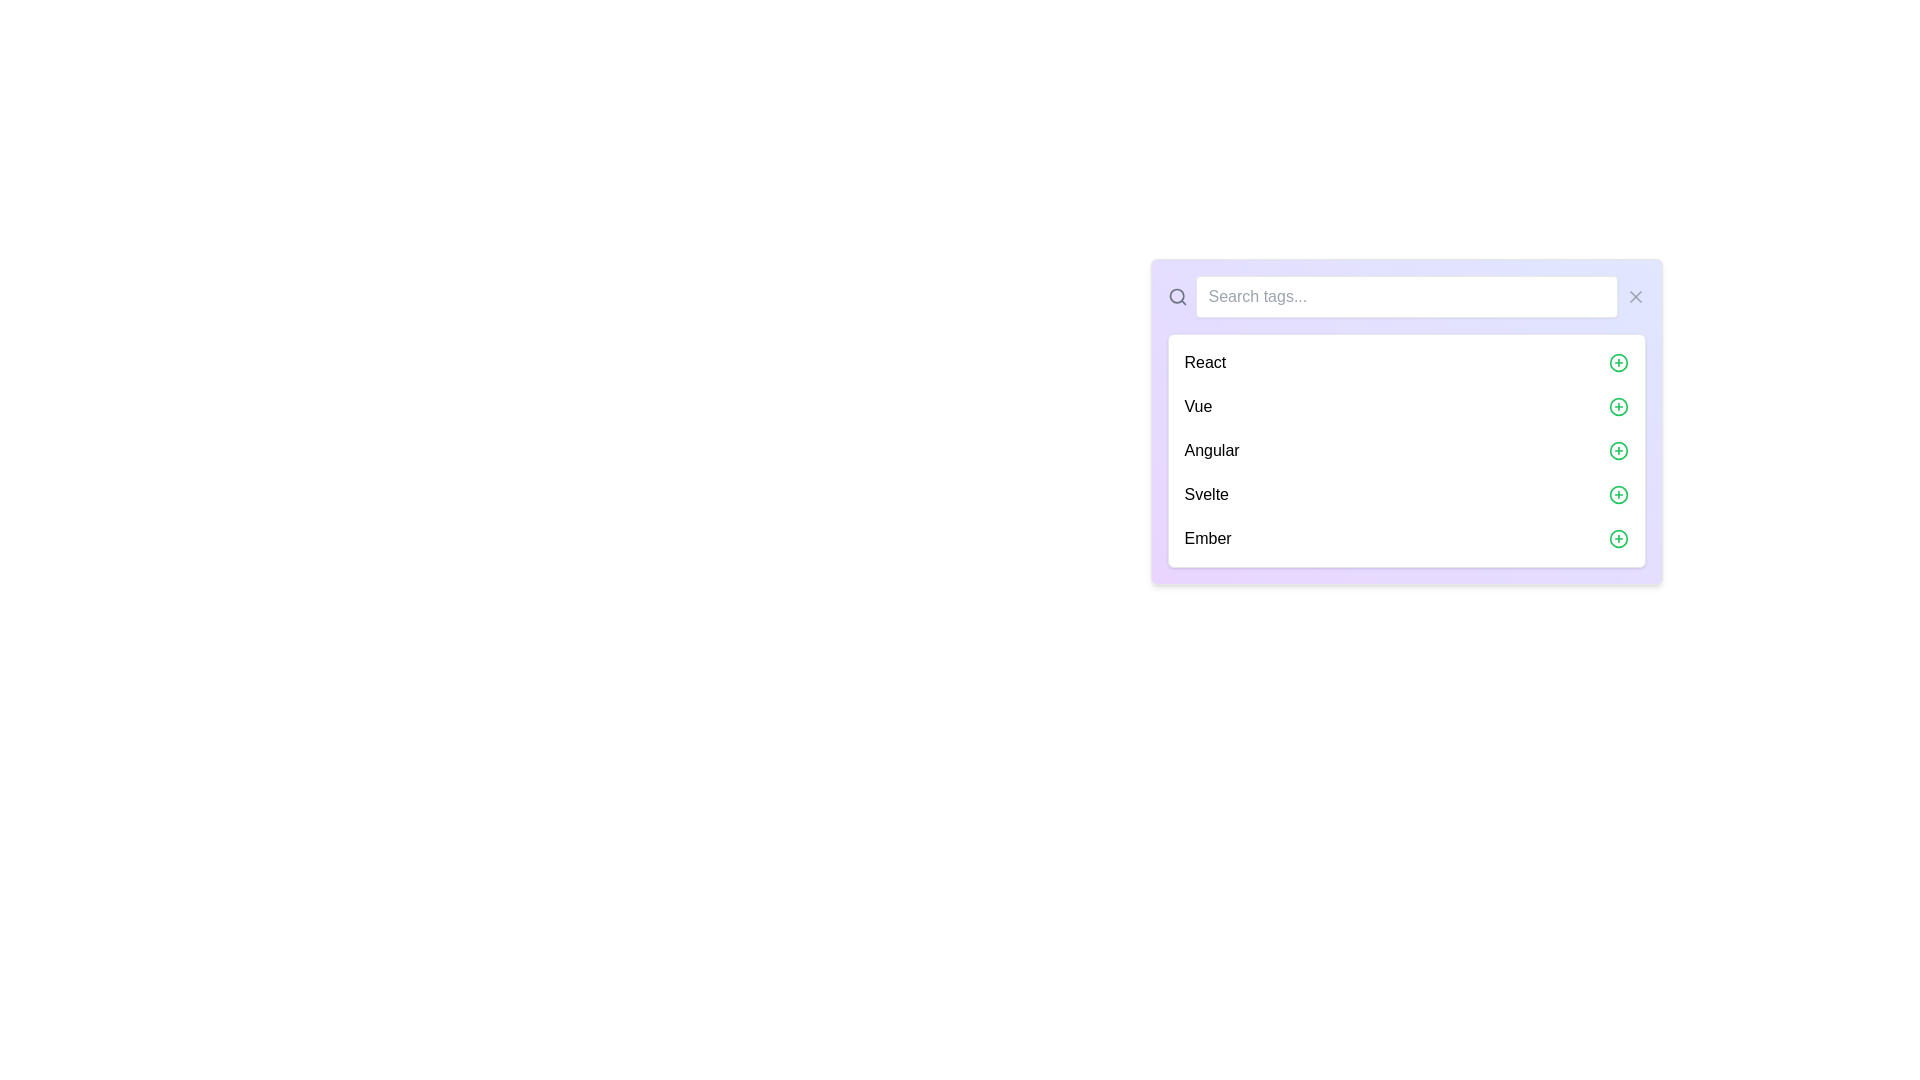 This screenshot has width=1920, height=1080. What do you see at coordinates (1405, 451) in the screenshot?
I see `the third list item in the drop-down menu` at bounding box center [1405, 451].